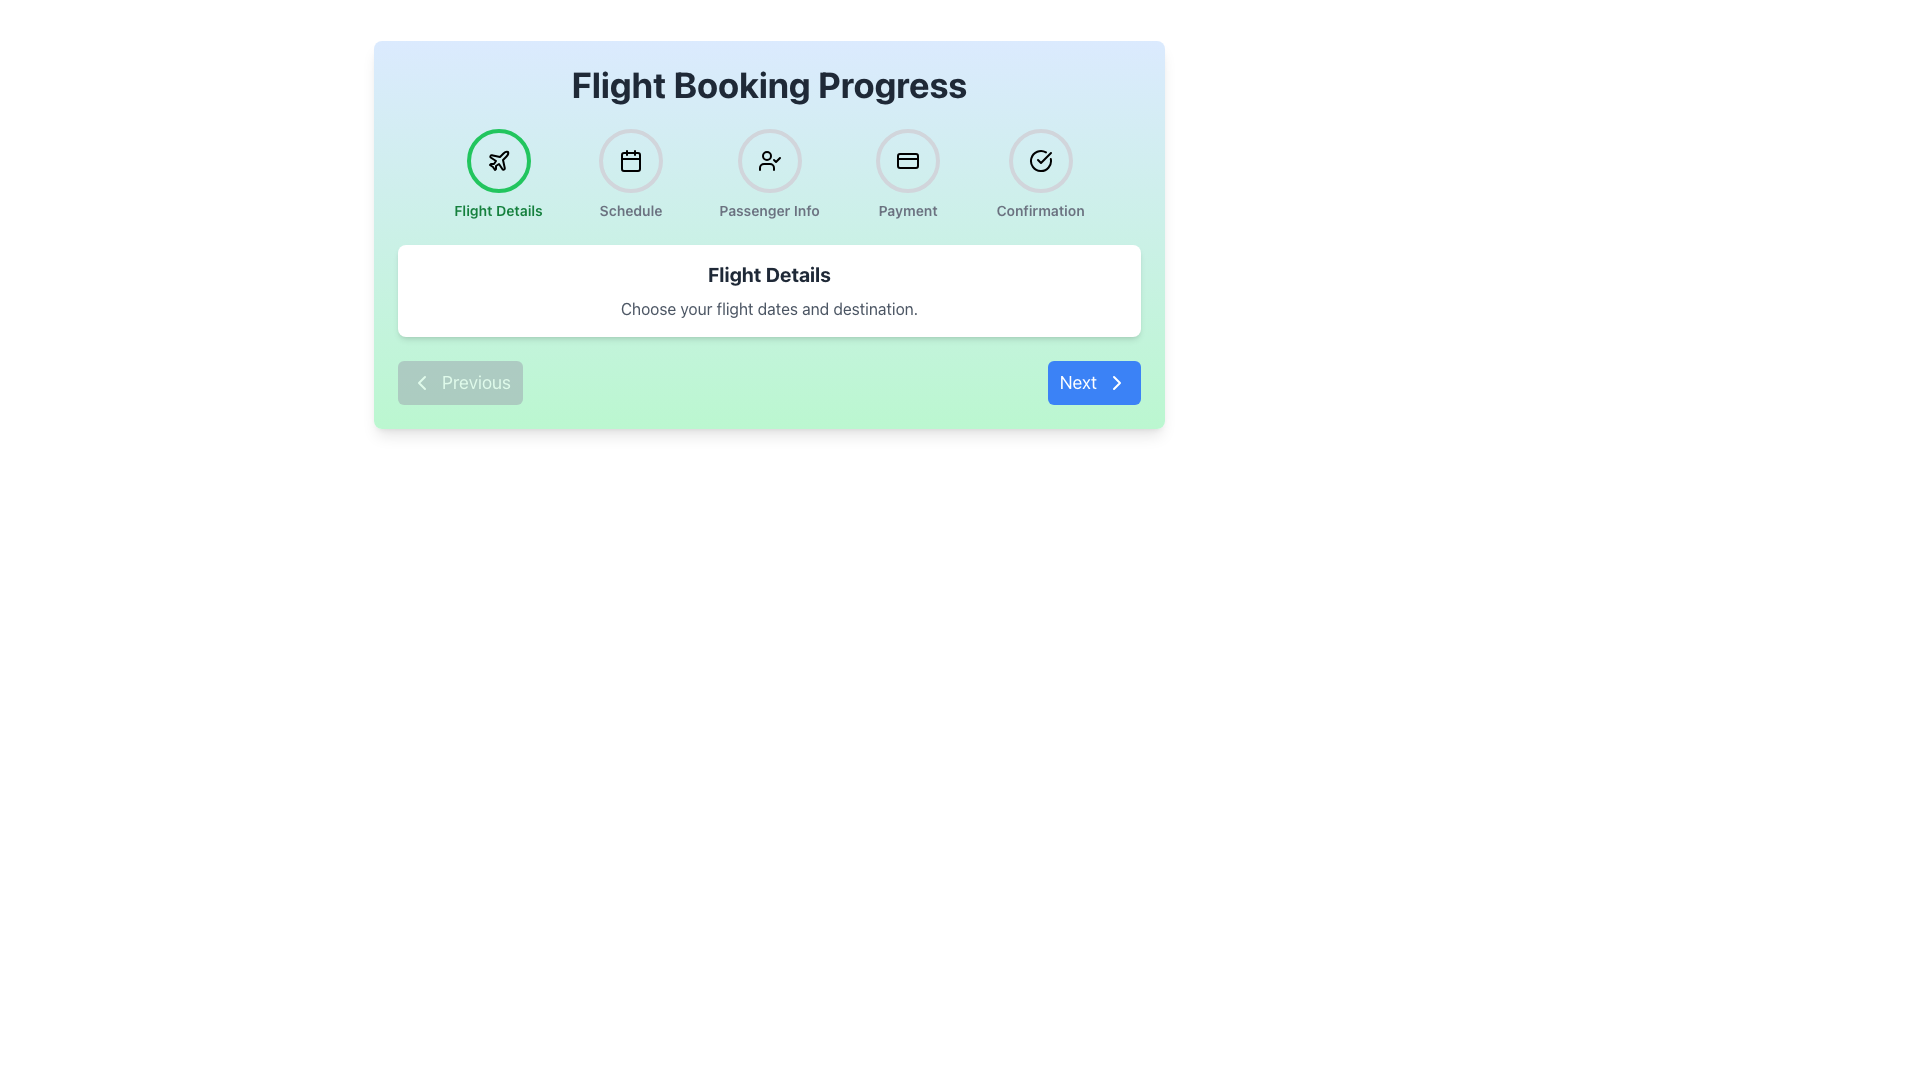 The height and width of the screenshot is (1080, 1920). Describe the element at coordinates (768, 211) in the screenshot. I see `the 'Passenger Info' text label, which indicates the current step in the flight booking process, located at the top-center of the interface beneath the user icon with a checkmark` at that location.